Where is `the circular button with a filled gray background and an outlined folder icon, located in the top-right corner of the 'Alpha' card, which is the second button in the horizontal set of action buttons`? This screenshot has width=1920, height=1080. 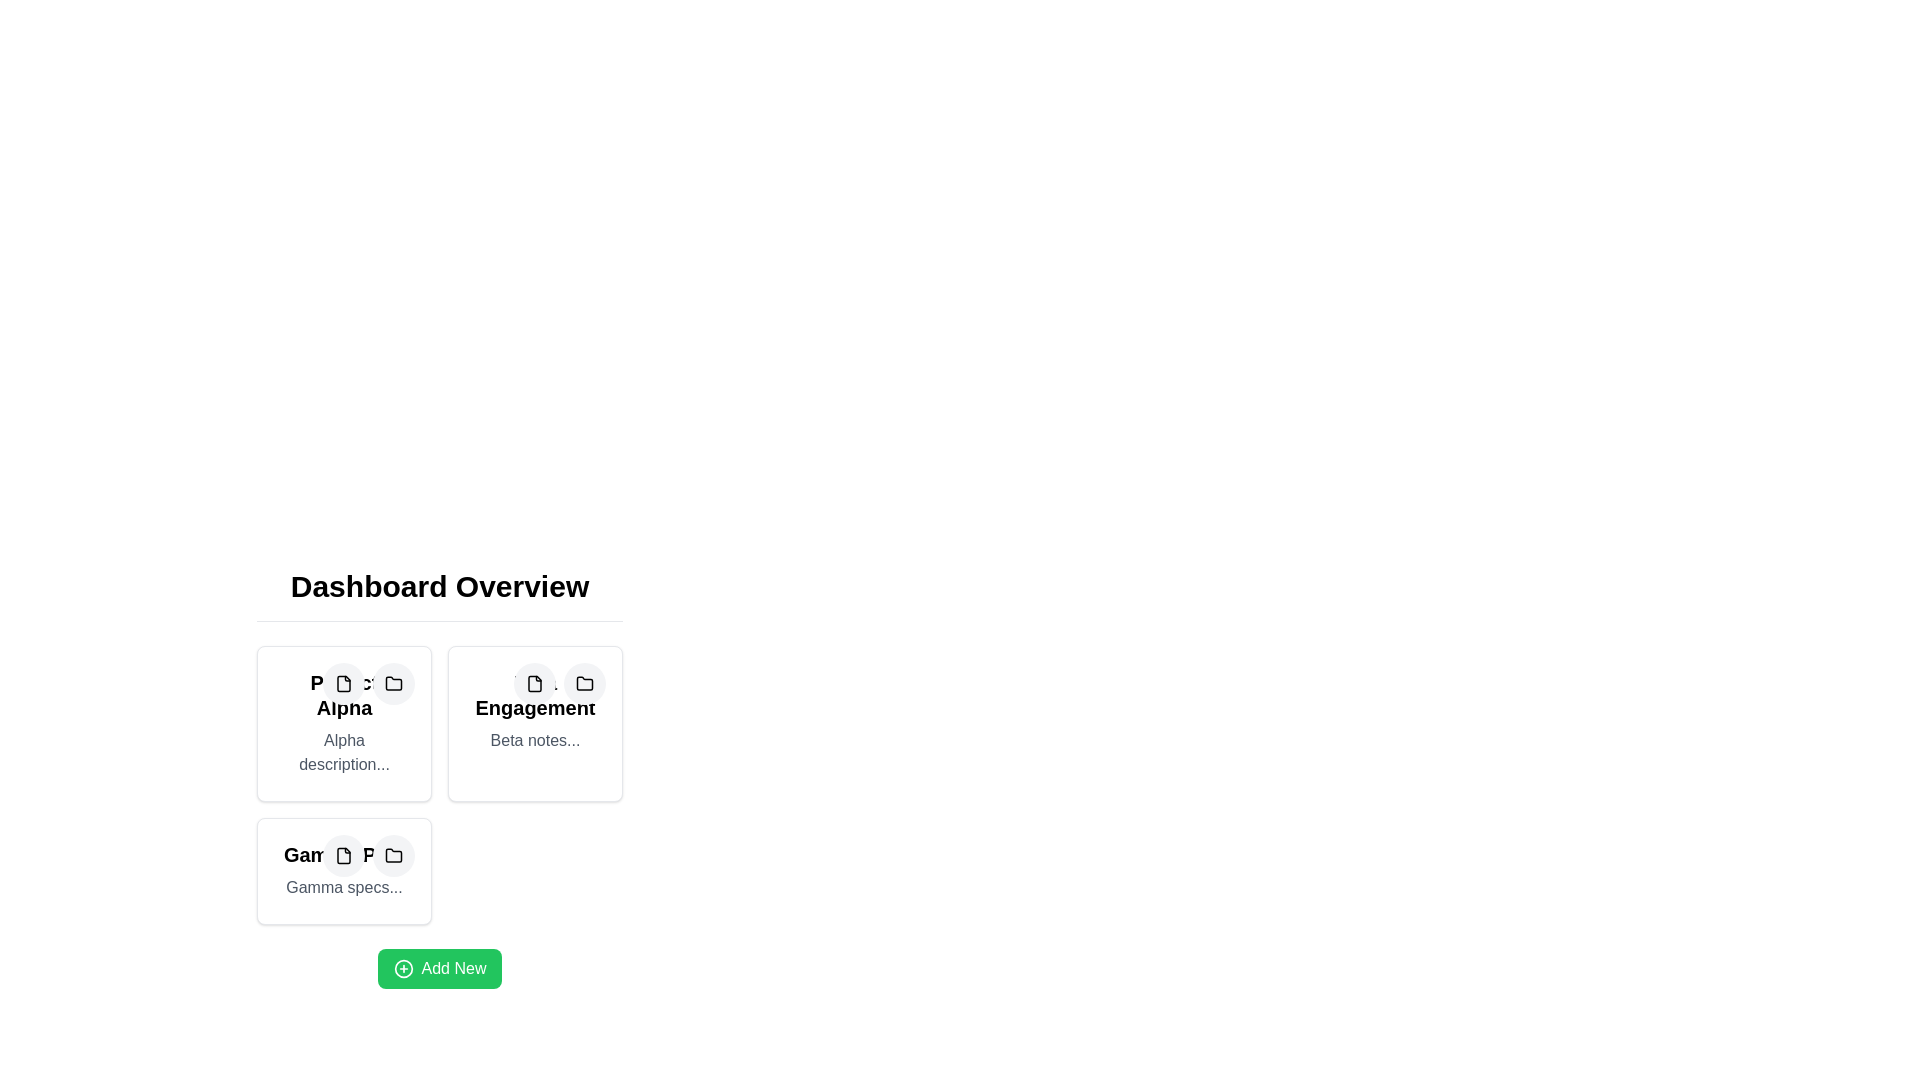 the circular button with a filled gray background and an outlined folder icon, located in the top-right corner of the 'Alpha' card, which is the second button in the horizontal set of action buttons is located at coordinates (393, 682).